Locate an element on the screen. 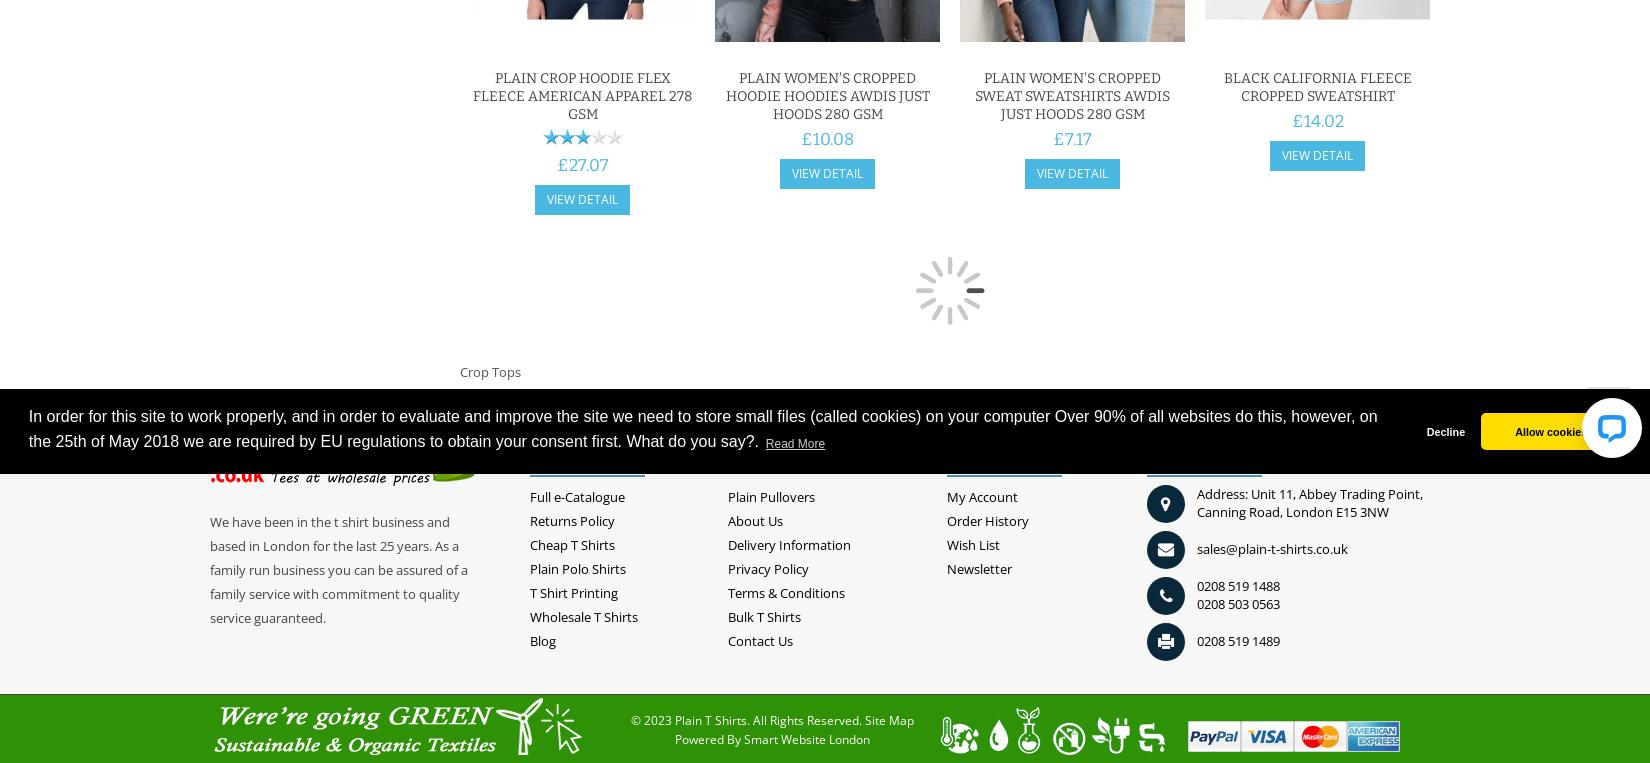 The image size is (1650, 763). 'Crop Tops' is located at coordinates (489, 370).